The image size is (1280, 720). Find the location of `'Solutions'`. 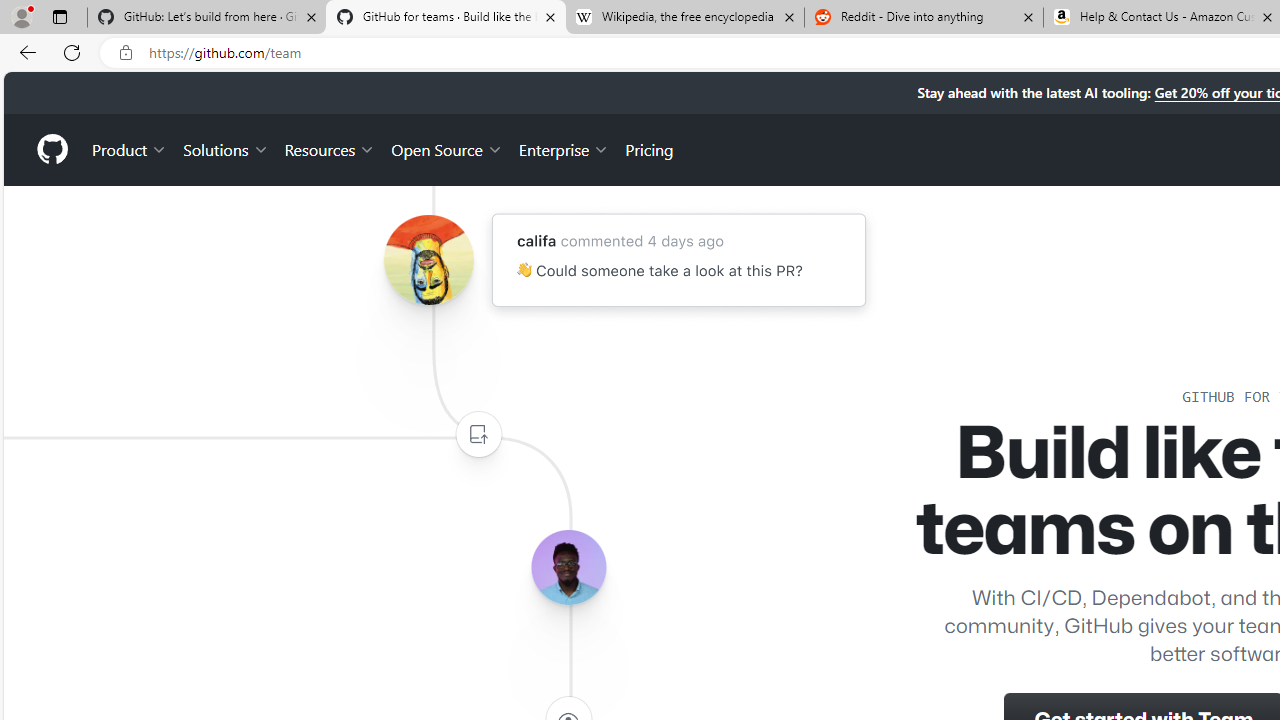

'Solutions' is located at coordinates (225, 148).